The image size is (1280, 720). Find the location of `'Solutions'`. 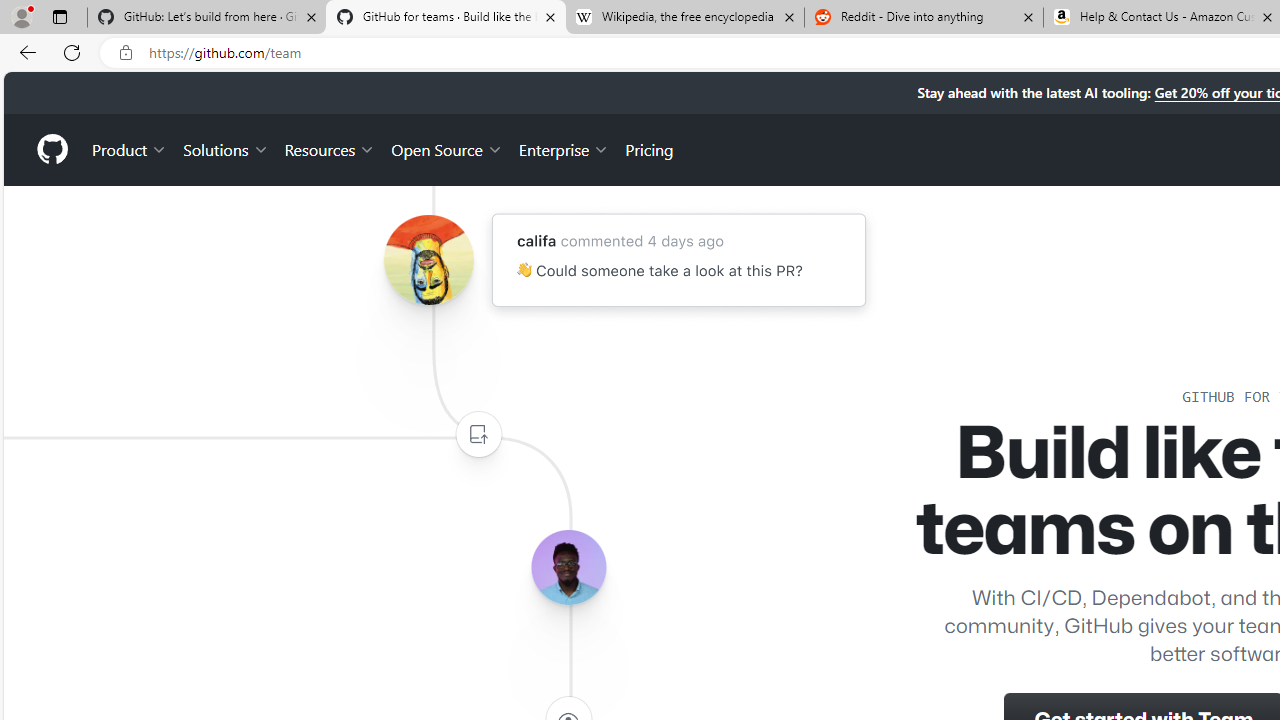

'Solutions' is located at coordinates (225, 148).